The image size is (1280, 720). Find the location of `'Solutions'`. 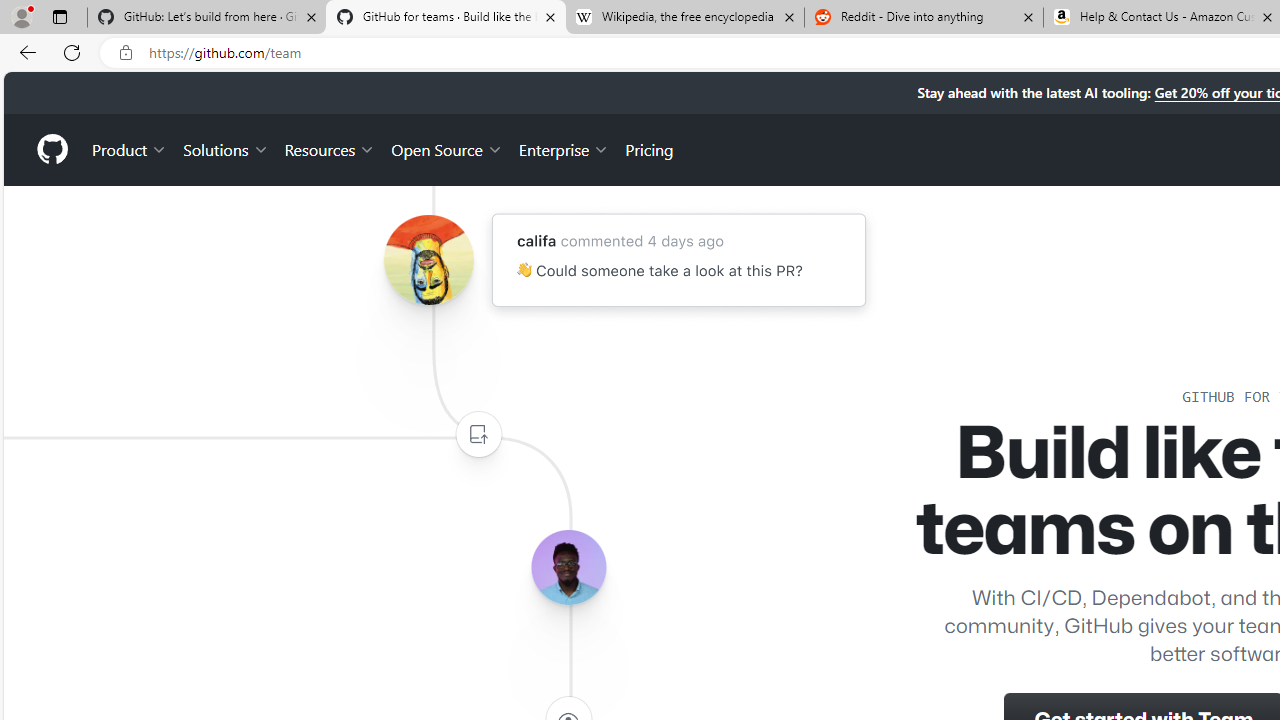

'Solutions' is located at coordinates (225, 148).